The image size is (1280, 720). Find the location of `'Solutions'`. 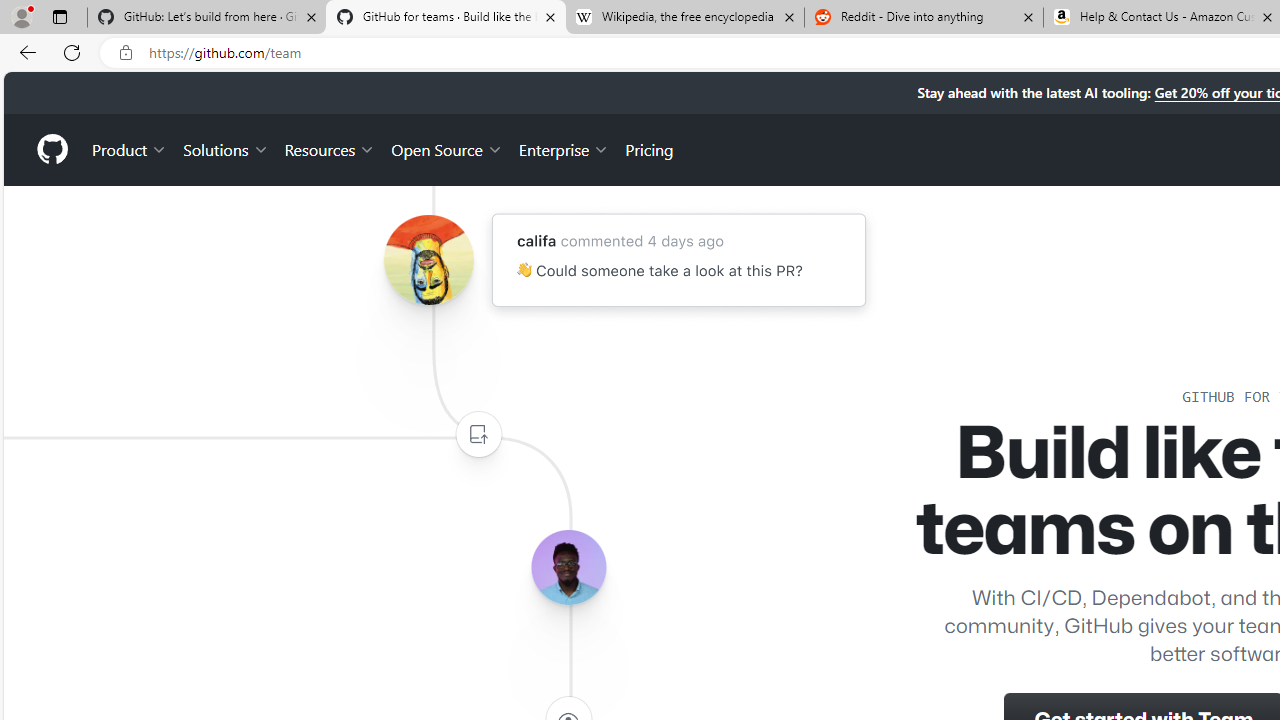

'Solutions' is located at coordinates (225, 148).